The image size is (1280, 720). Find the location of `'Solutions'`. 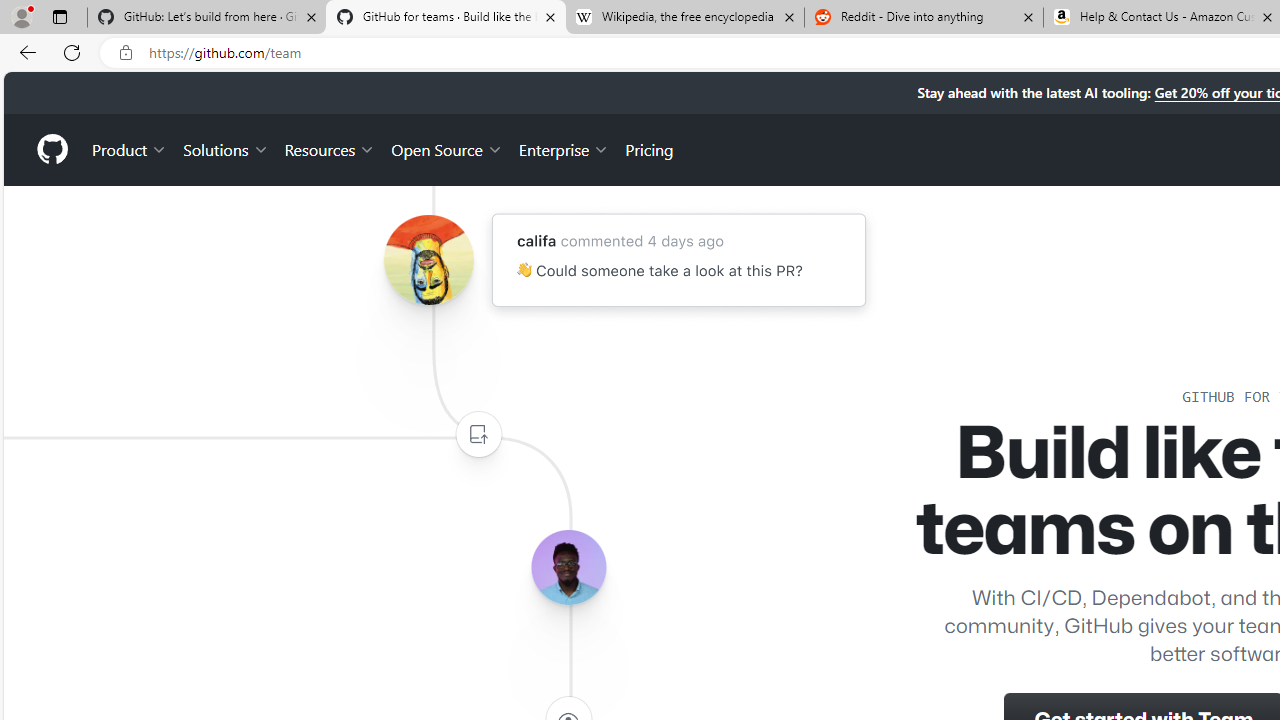

'Solutions' is located at coordinates (225, 148).